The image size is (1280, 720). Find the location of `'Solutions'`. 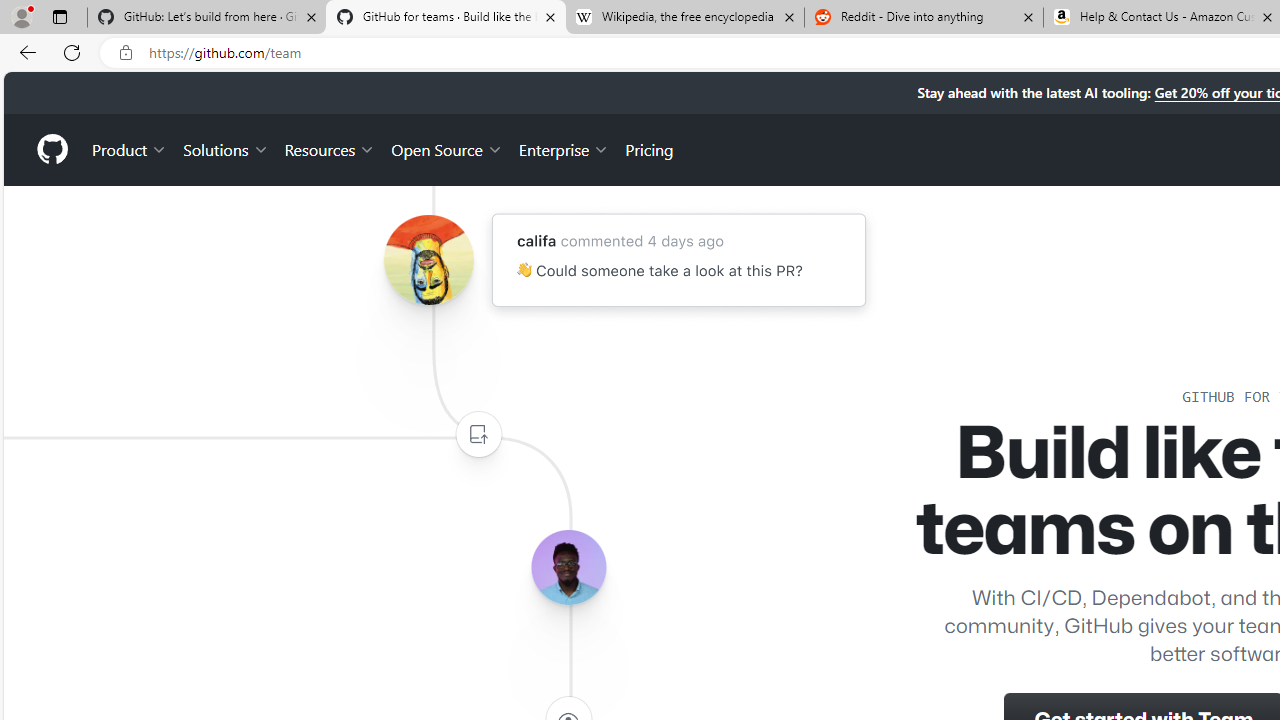

'Solutions' is located at coordinates (225, 148).